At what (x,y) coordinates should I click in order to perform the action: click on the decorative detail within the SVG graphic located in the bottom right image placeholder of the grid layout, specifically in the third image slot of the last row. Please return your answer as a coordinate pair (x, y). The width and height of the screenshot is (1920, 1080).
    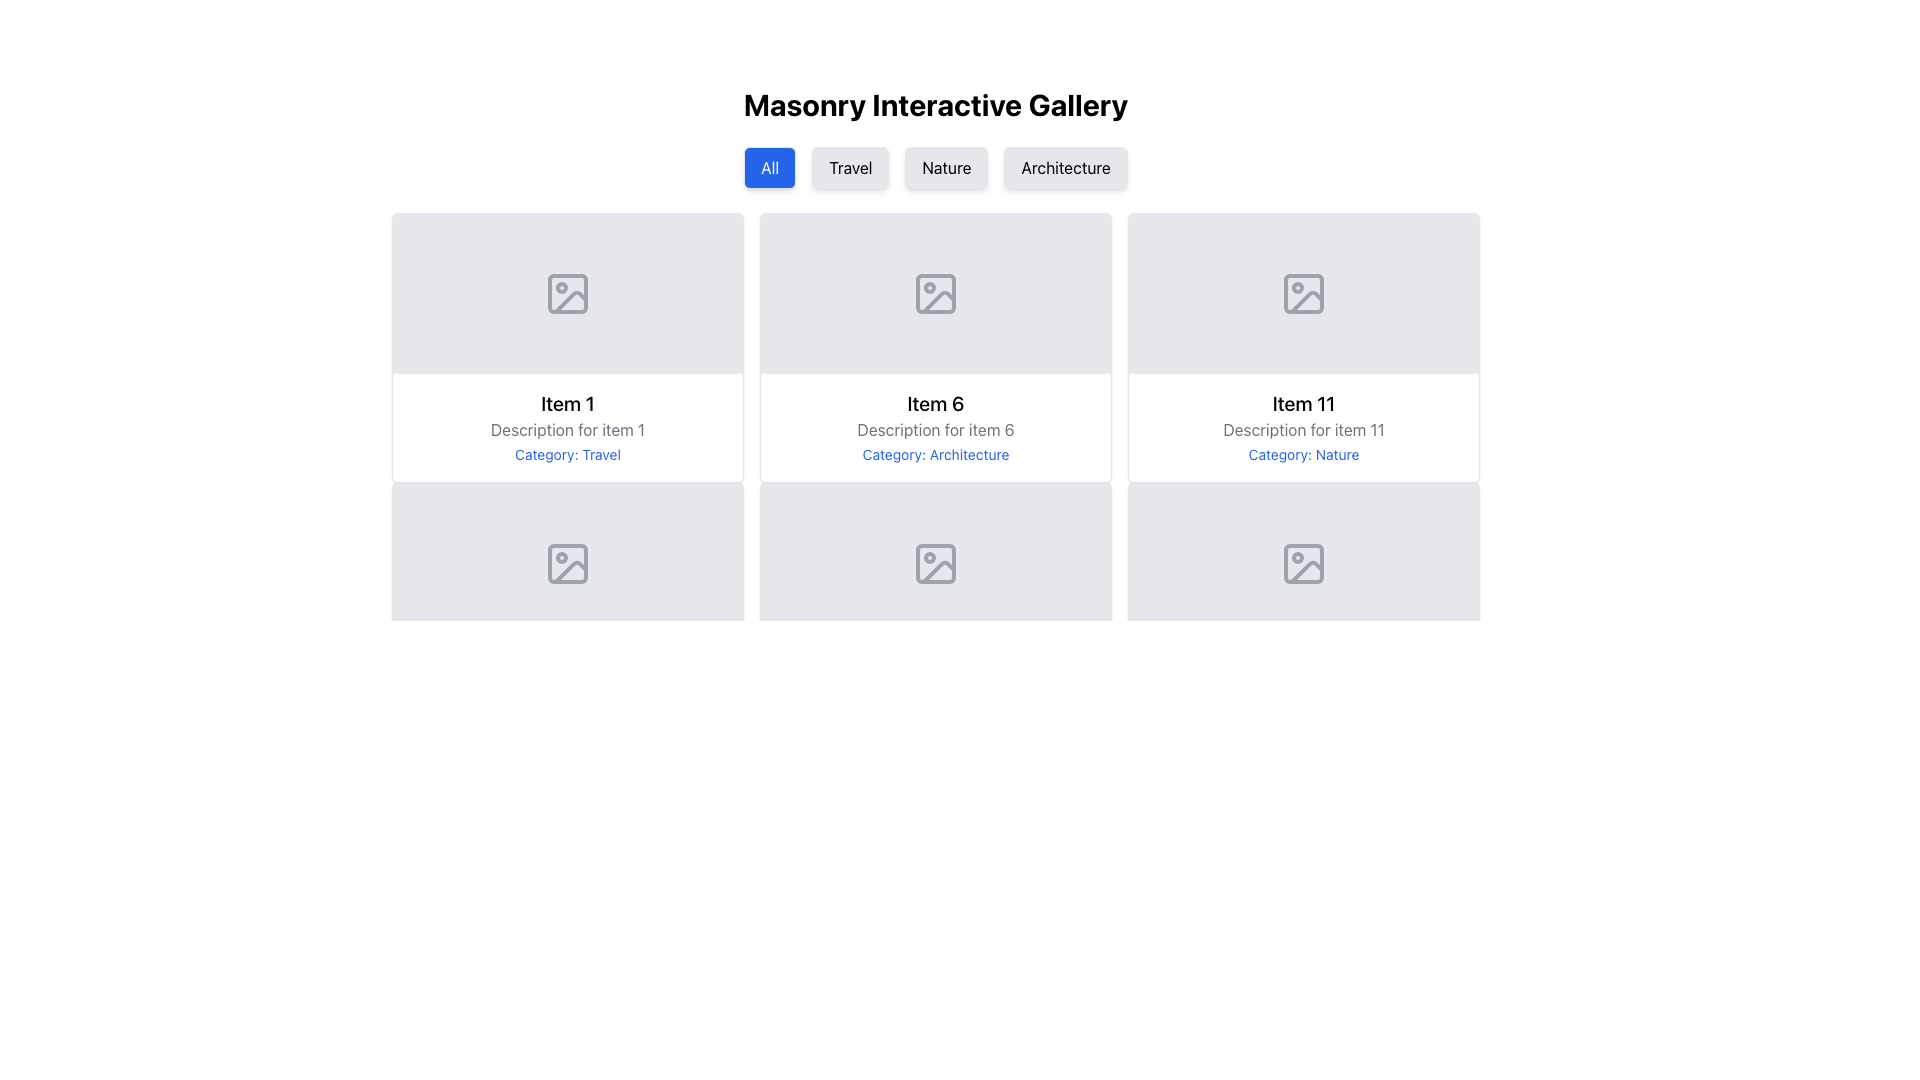
    Looking at the image, I should click on (1306, 571).